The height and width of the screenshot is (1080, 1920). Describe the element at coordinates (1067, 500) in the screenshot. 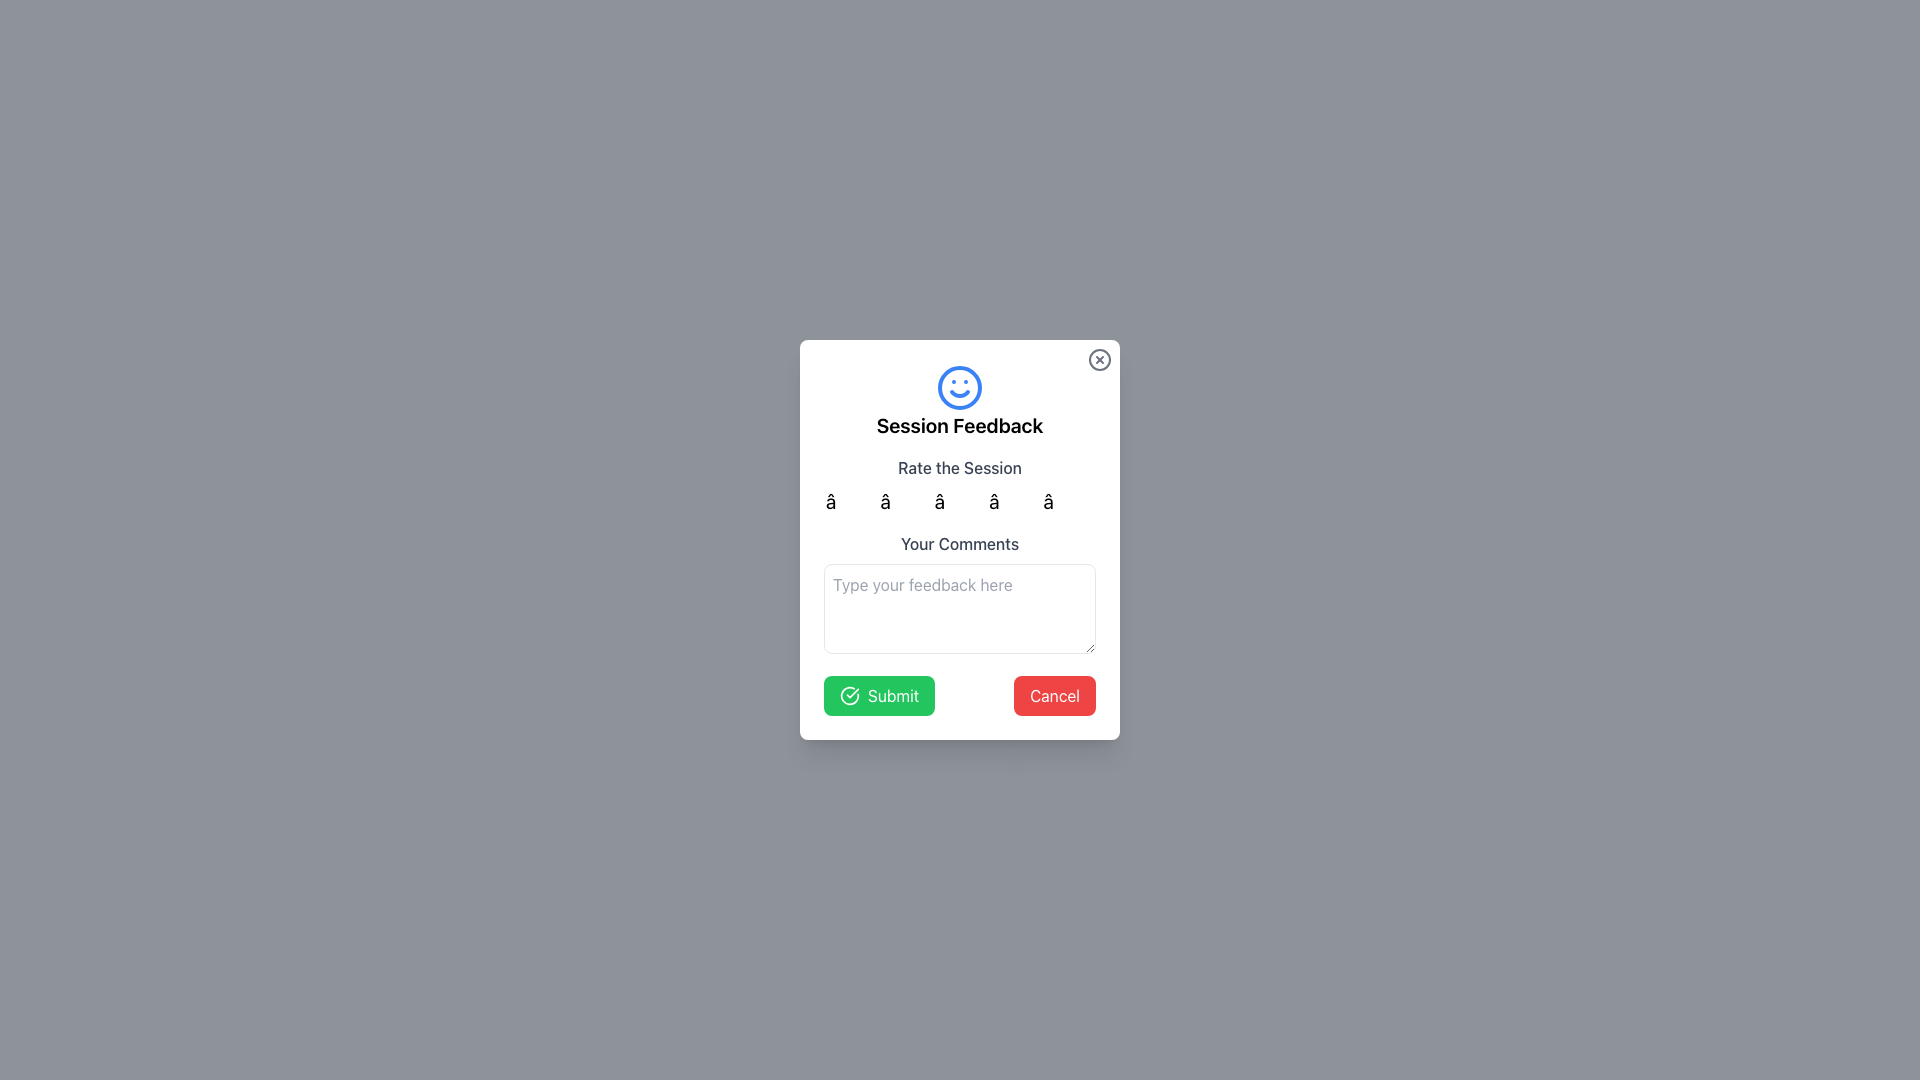

I see `the fifth star in the rating system to rate the session as maximum value` at that location.